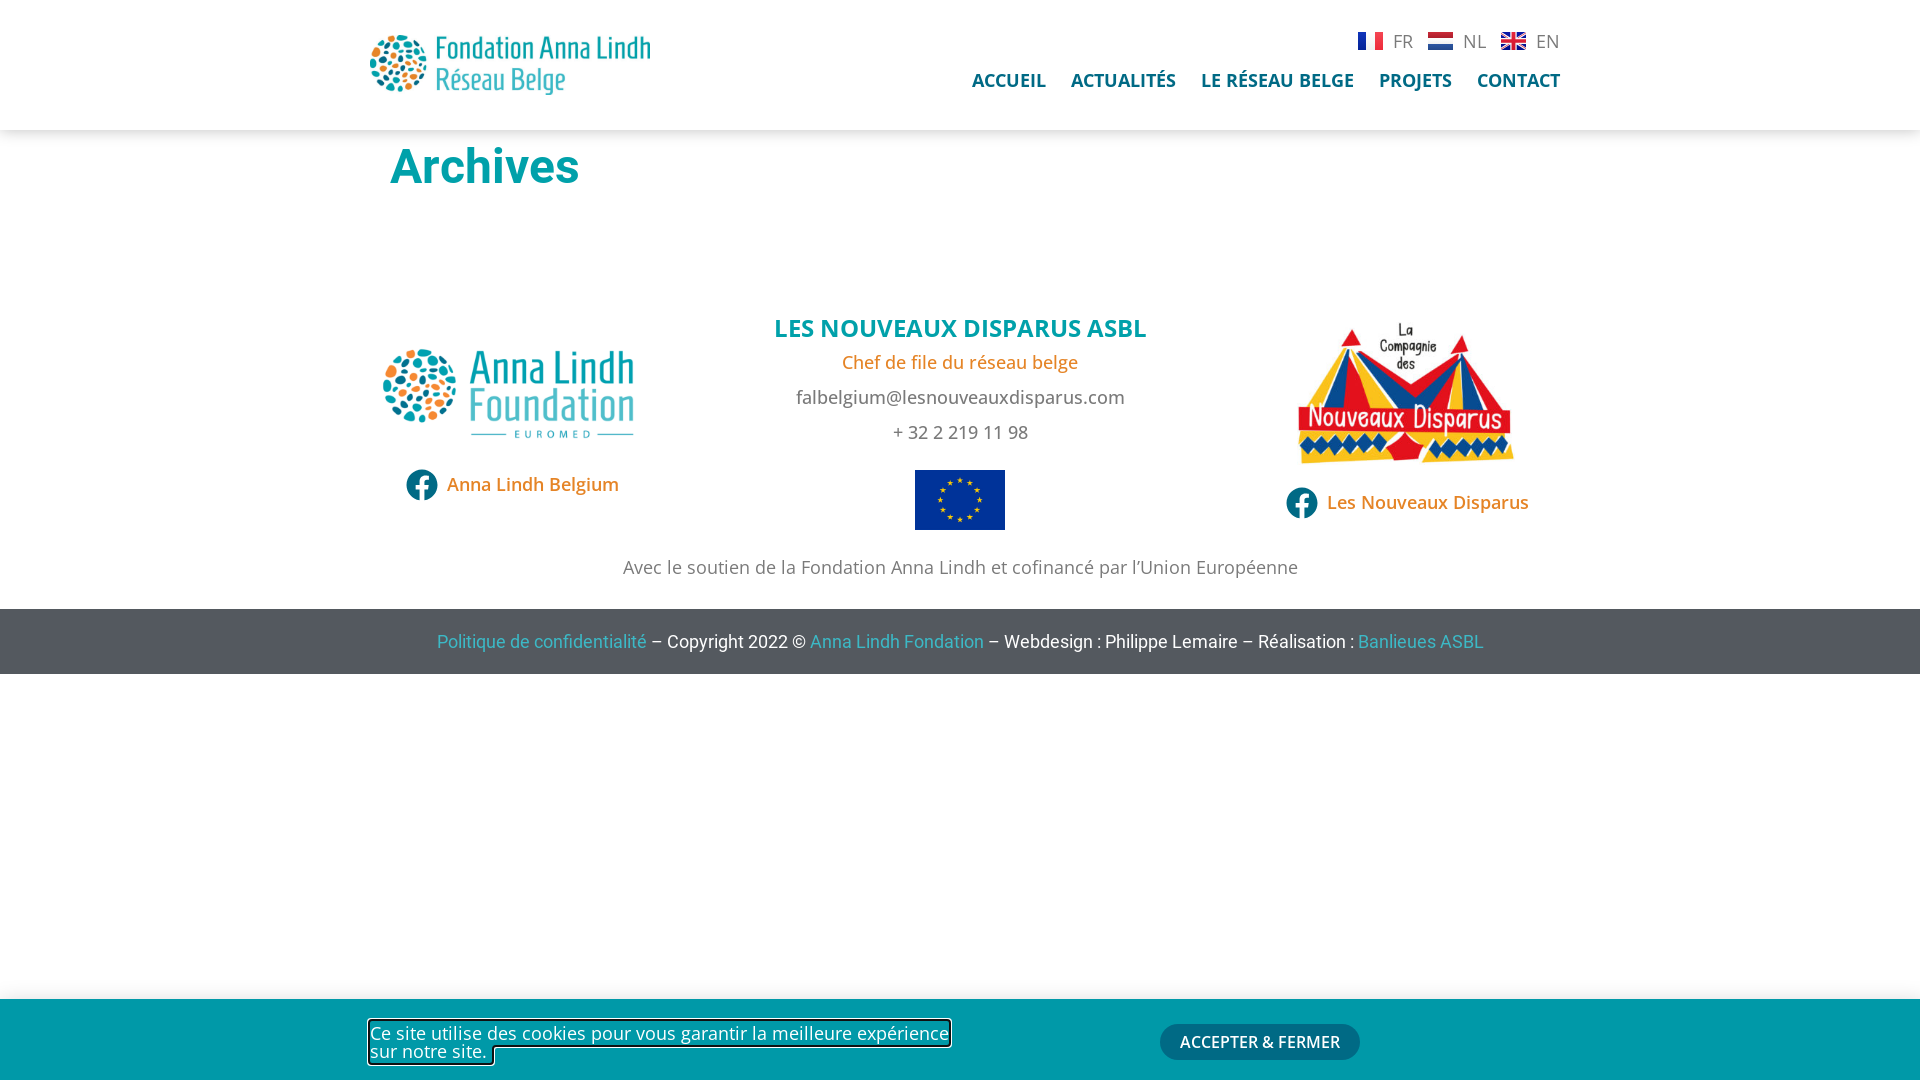 The height and width of the screenshot is (1080, 1920). What do you see at coordinates (1404, 500) in the screenshot?
I see `'Les Nouveaux Disparus'` at bounding box center [1404, 500].